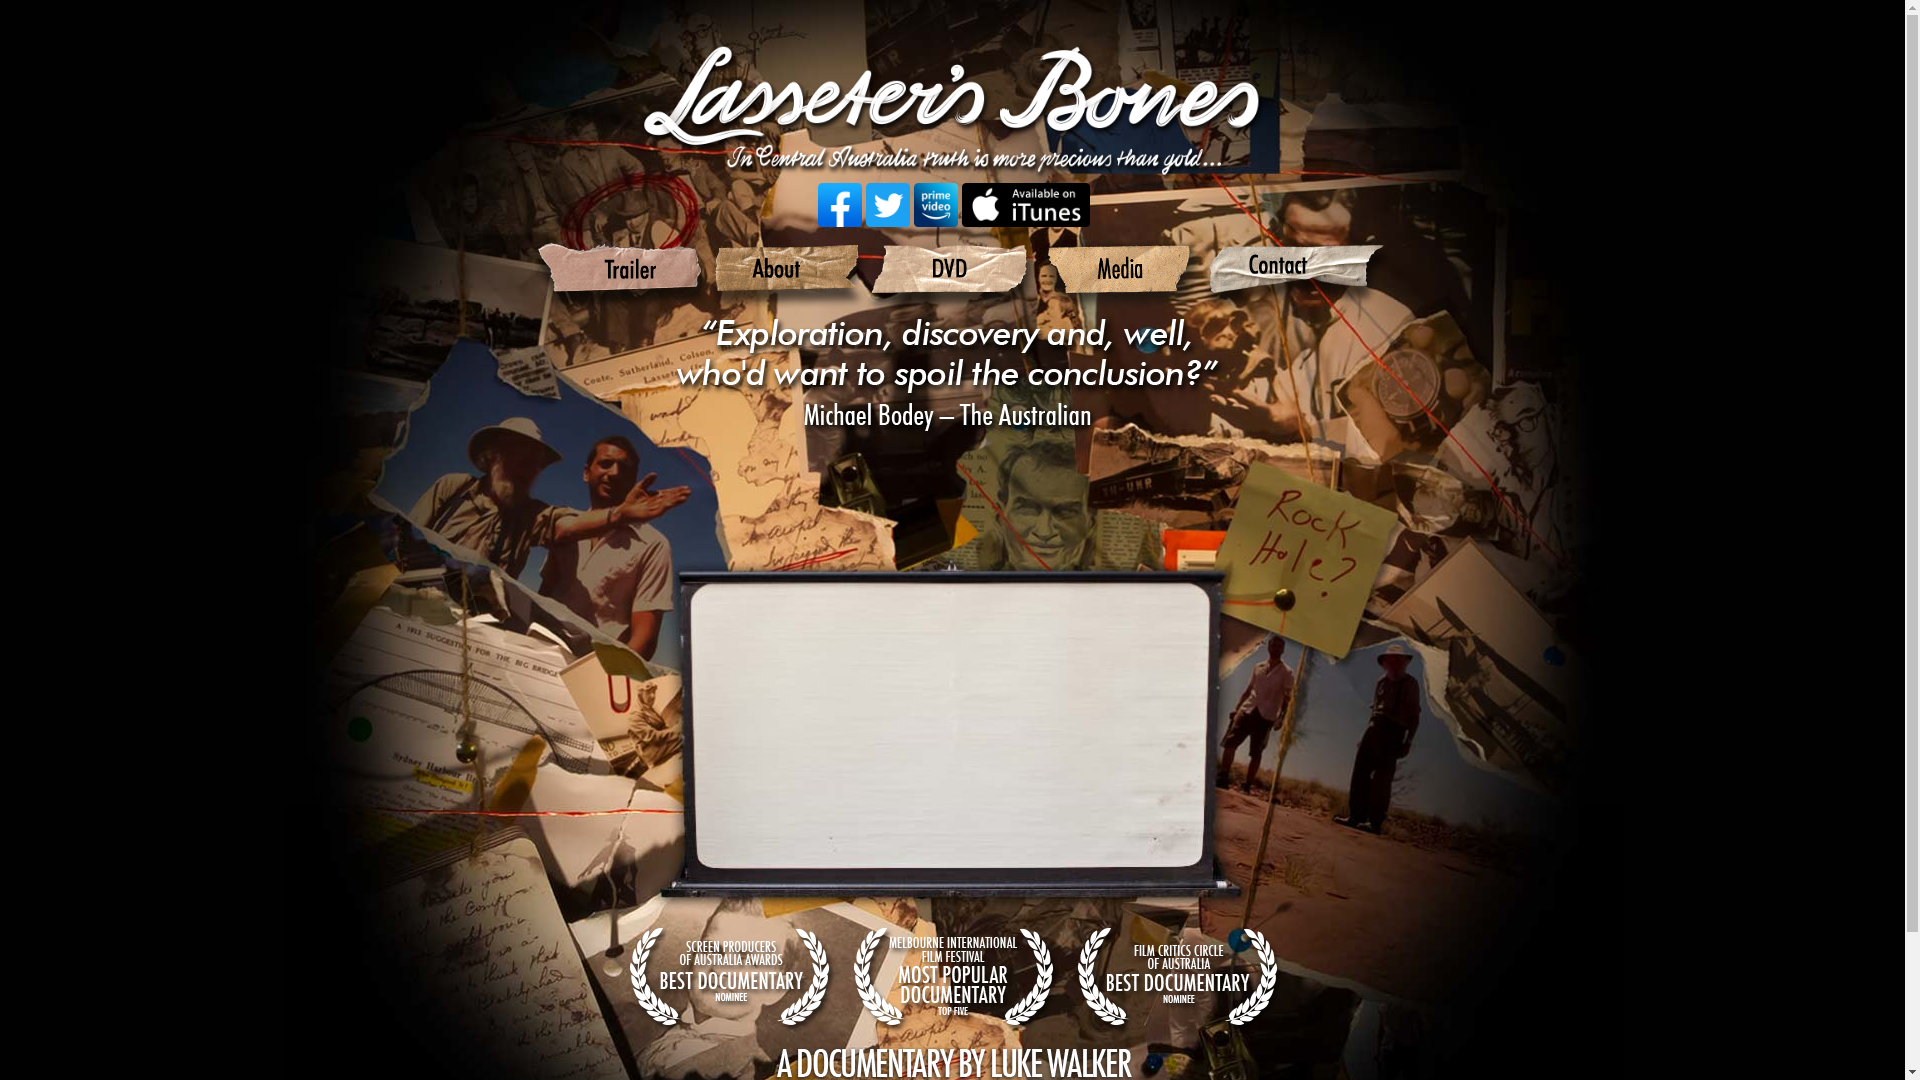 The height and width of the screenshot is (1080, 1920). I want to click on 'Available on iTunes', so click(961, 204).